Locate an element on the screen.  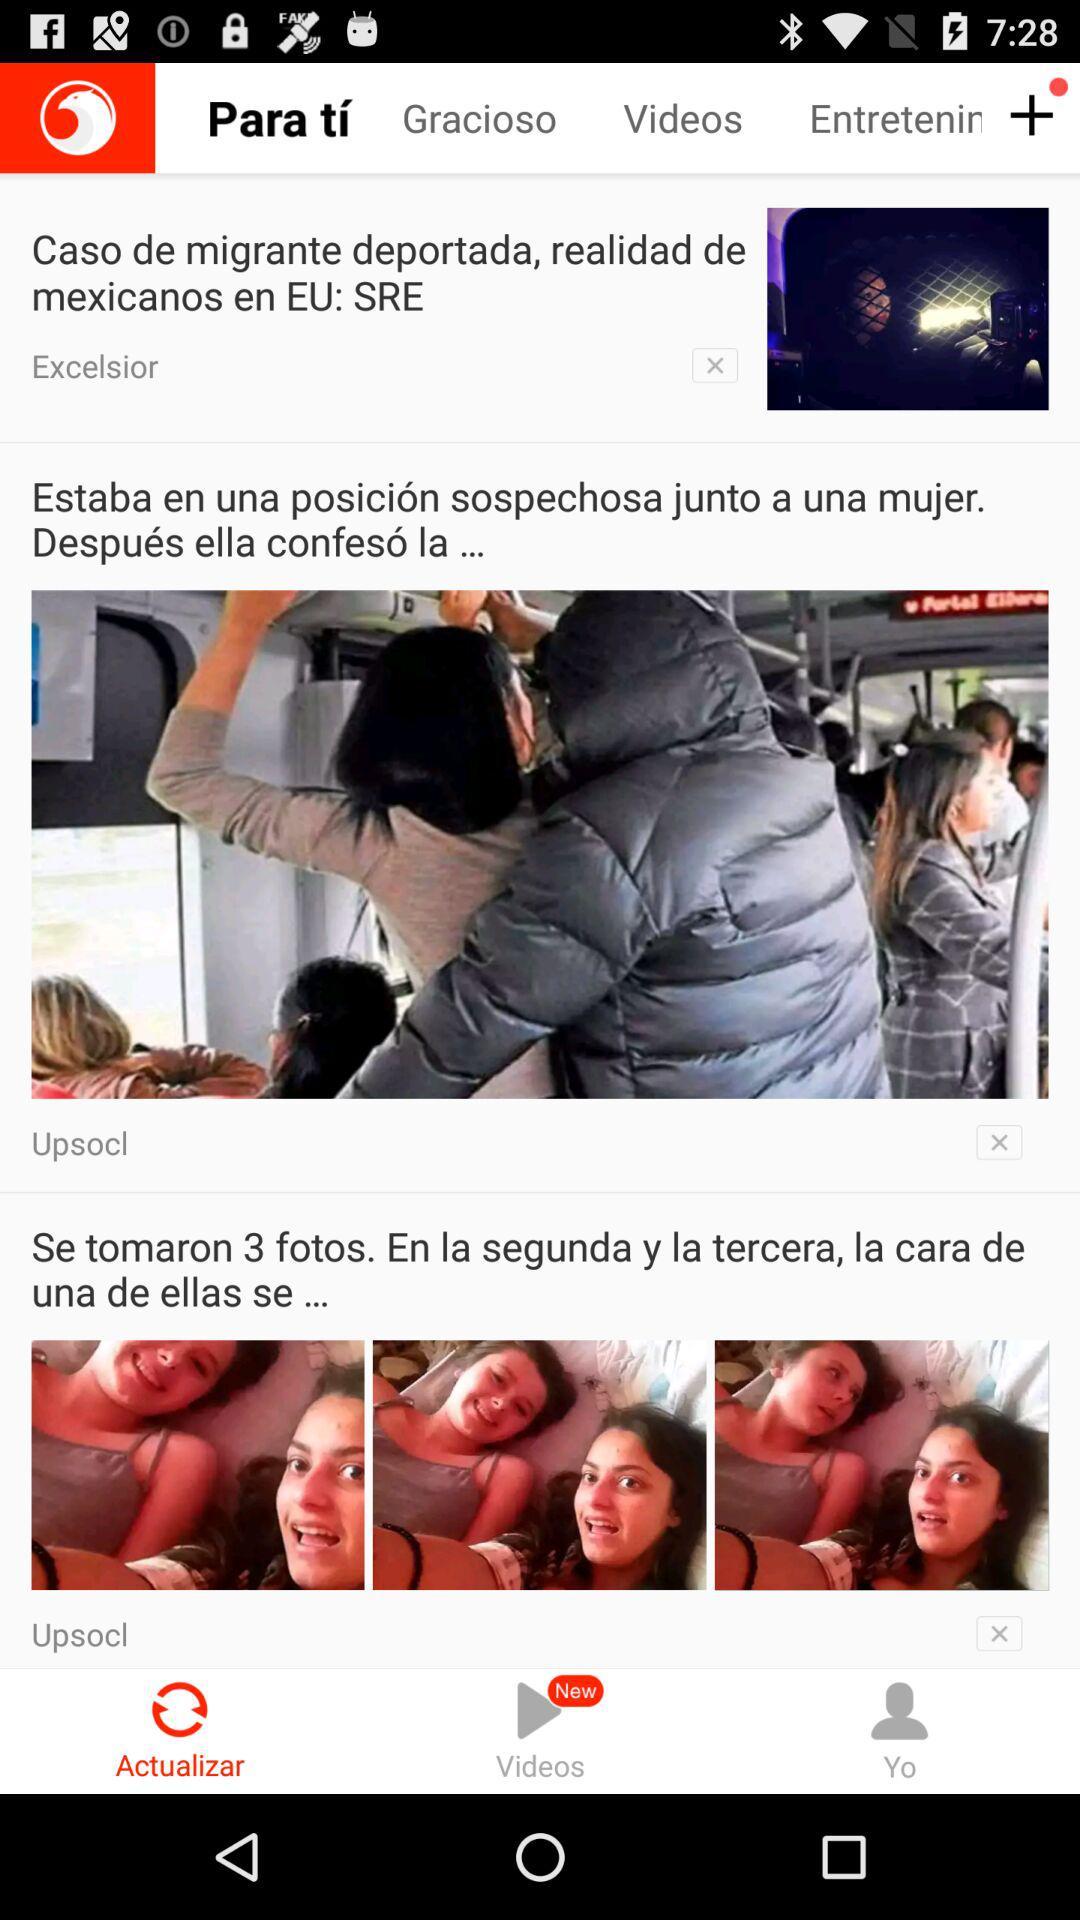
actualizar icon is located at coordinates (180, 1730).